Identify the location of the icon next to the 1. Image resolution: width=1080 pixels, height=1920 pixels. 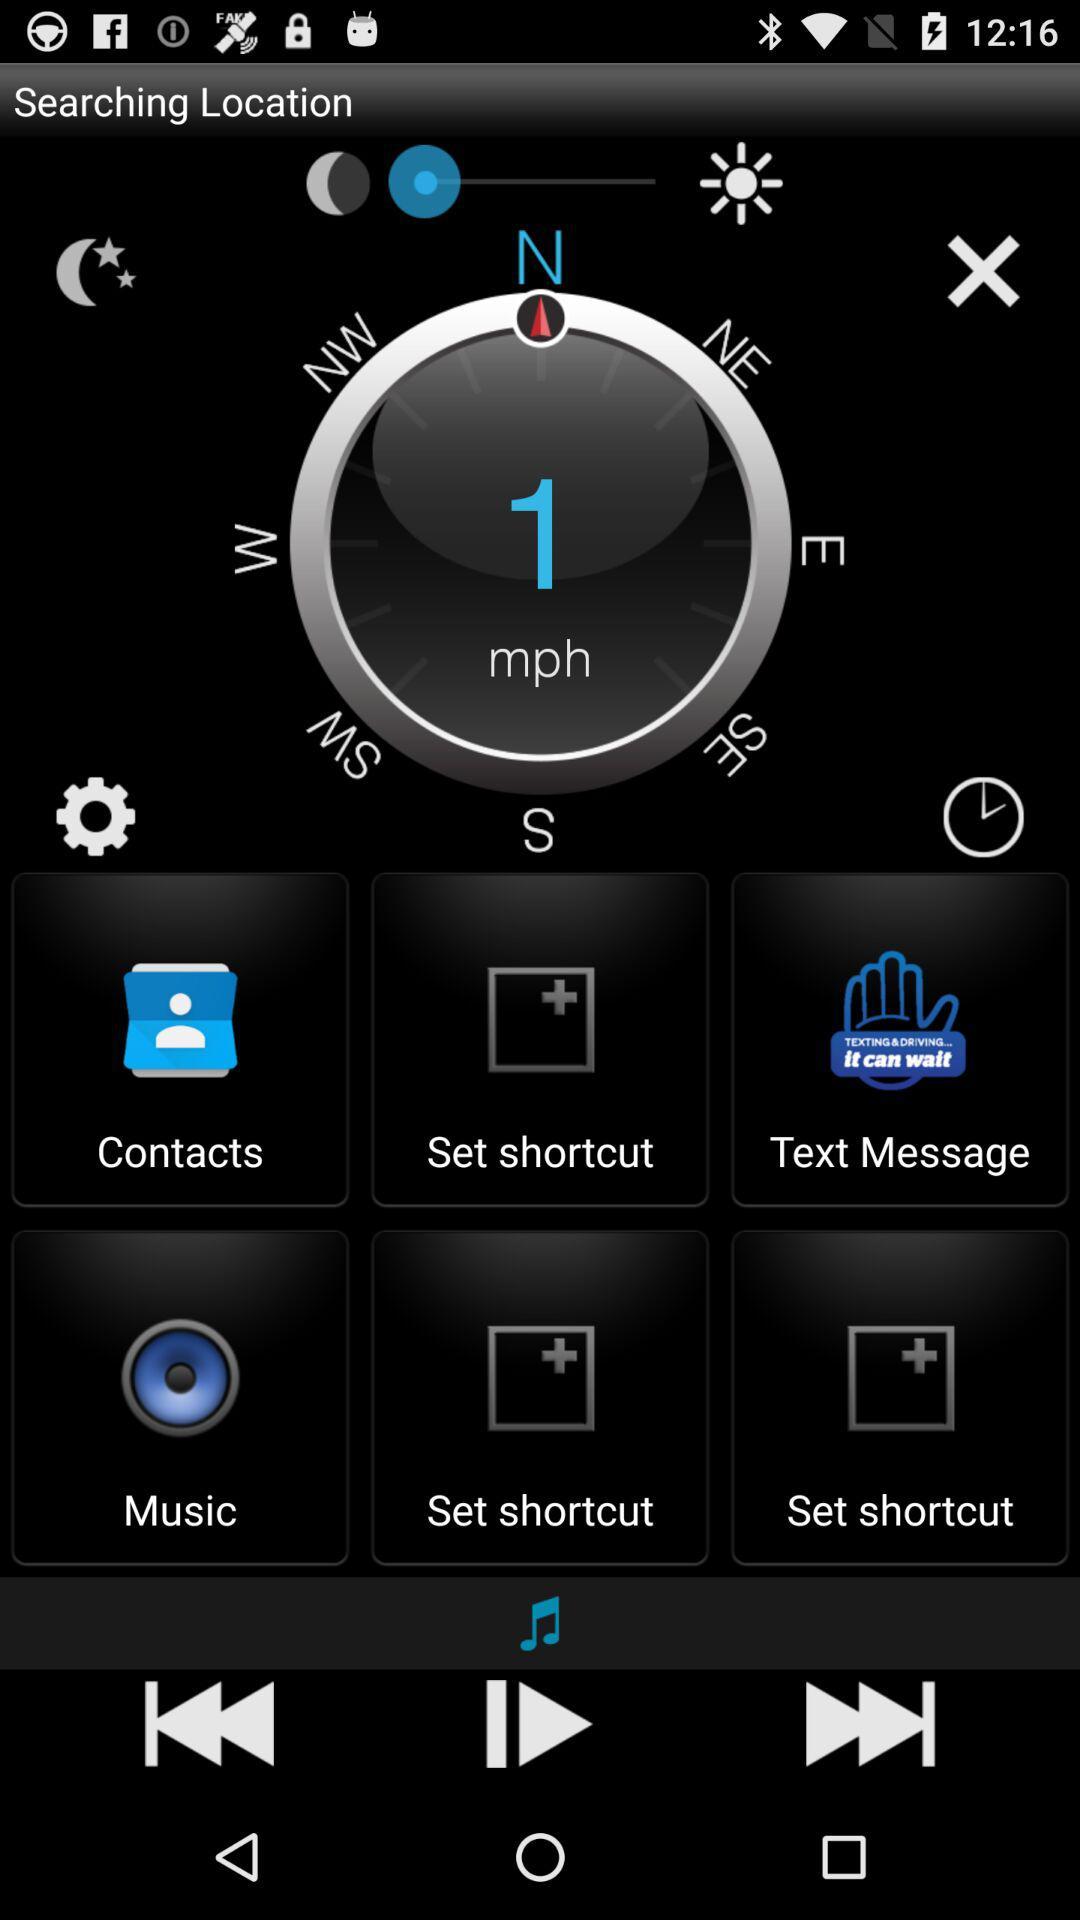
(982, 817).